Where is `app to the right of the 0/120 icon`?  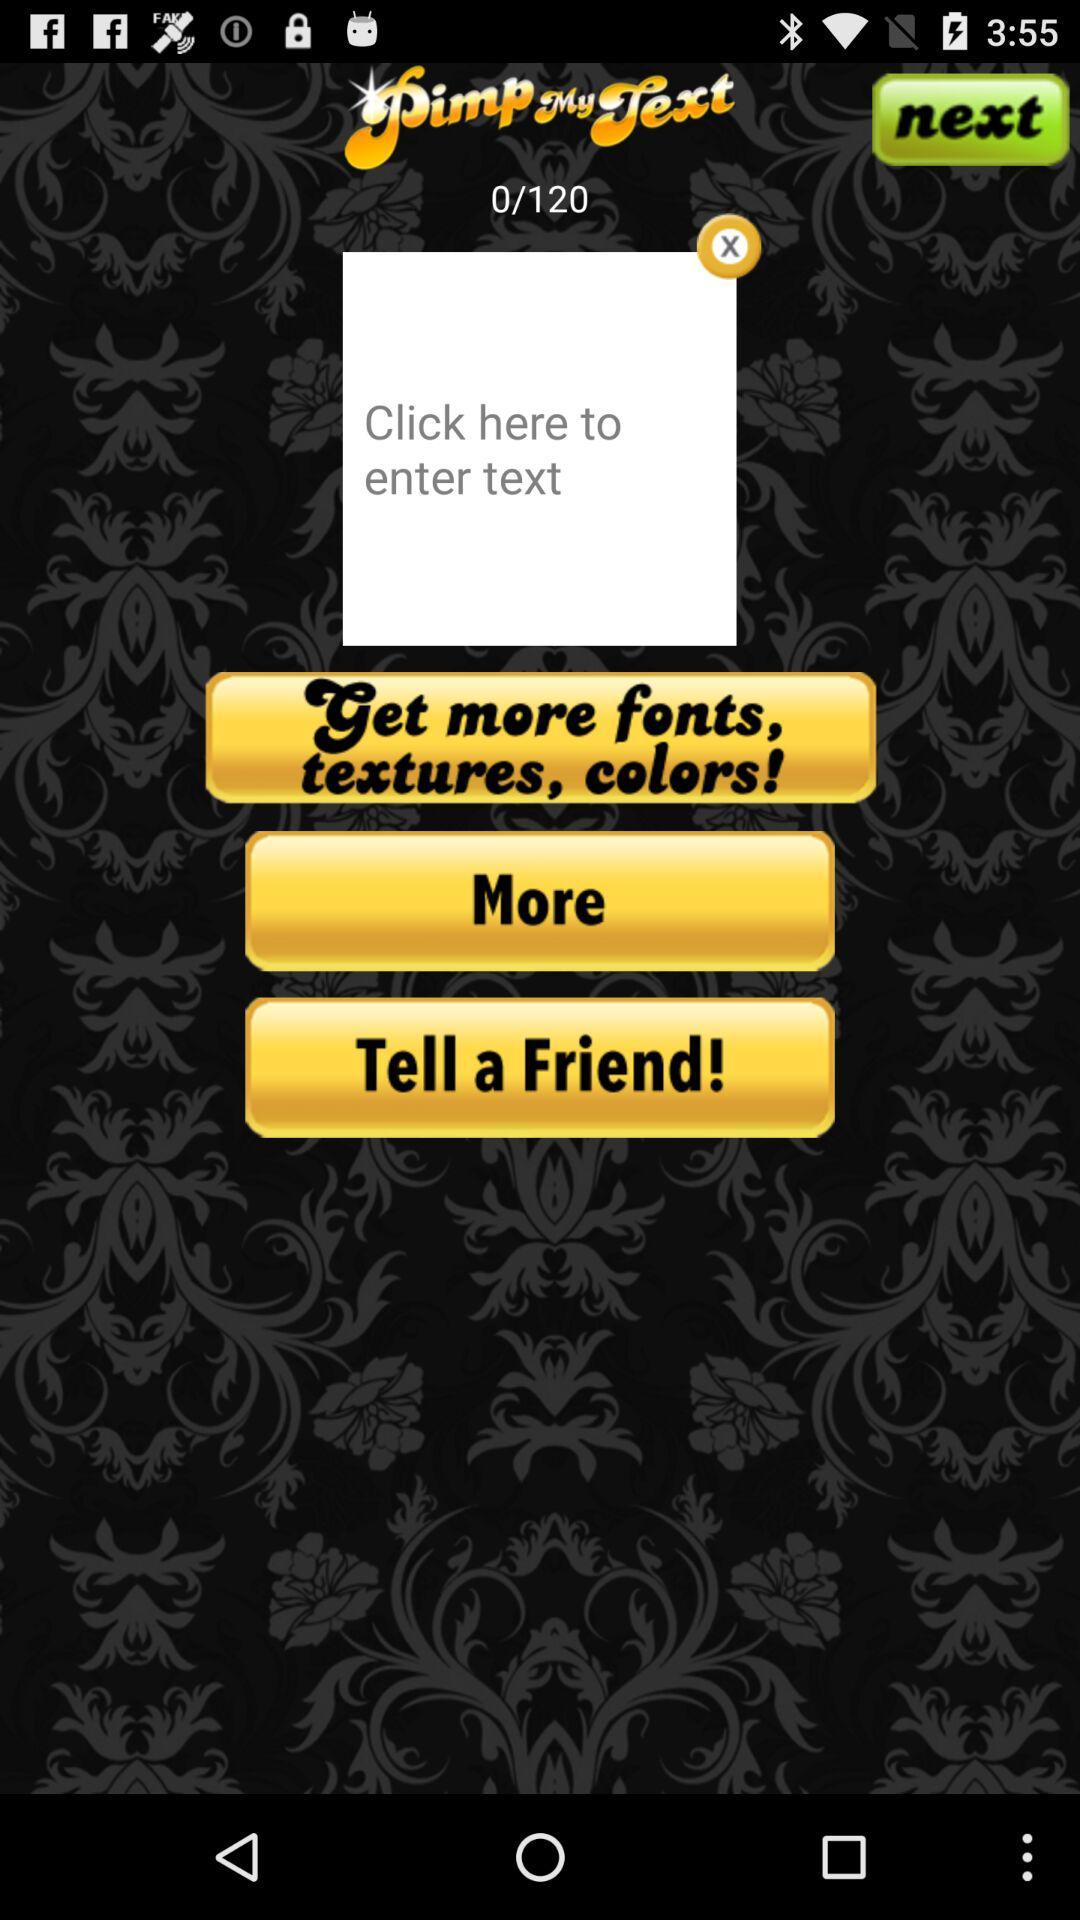
app to the right of the 0/120 icon is located at coordinates (729, 245).